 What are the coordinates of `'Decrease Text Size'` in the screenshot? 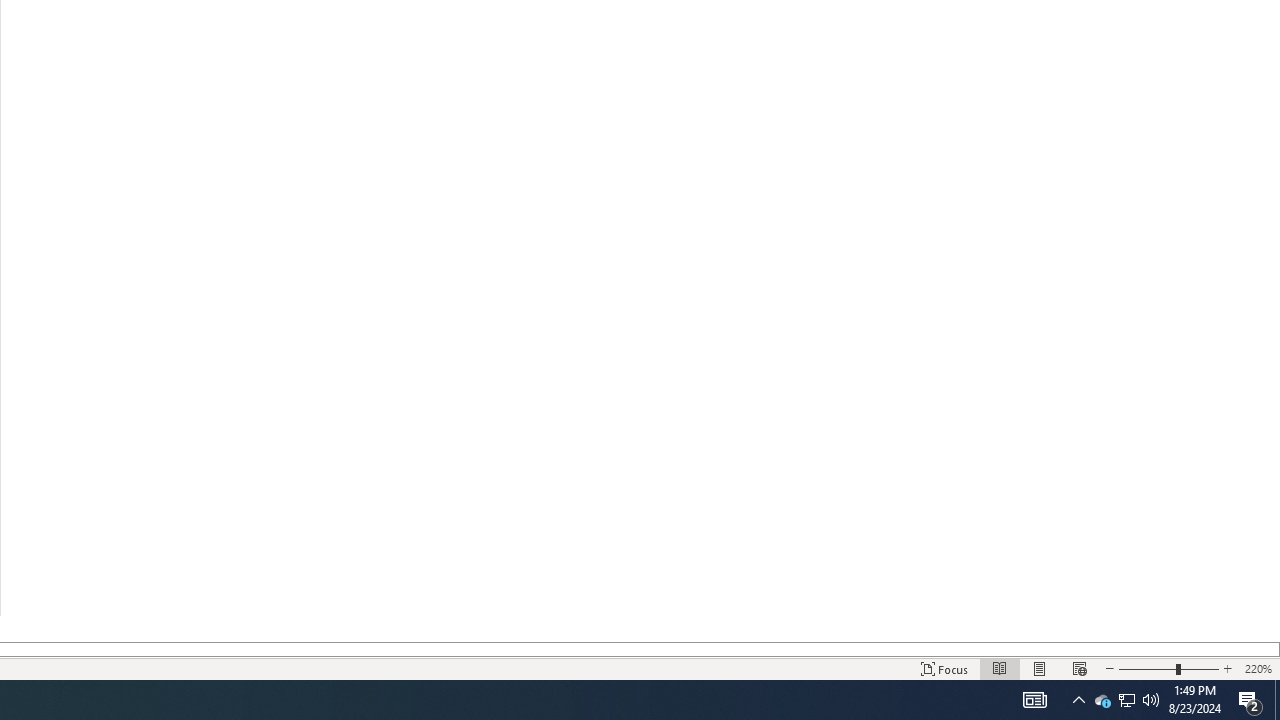 It's located at (1108, 669).